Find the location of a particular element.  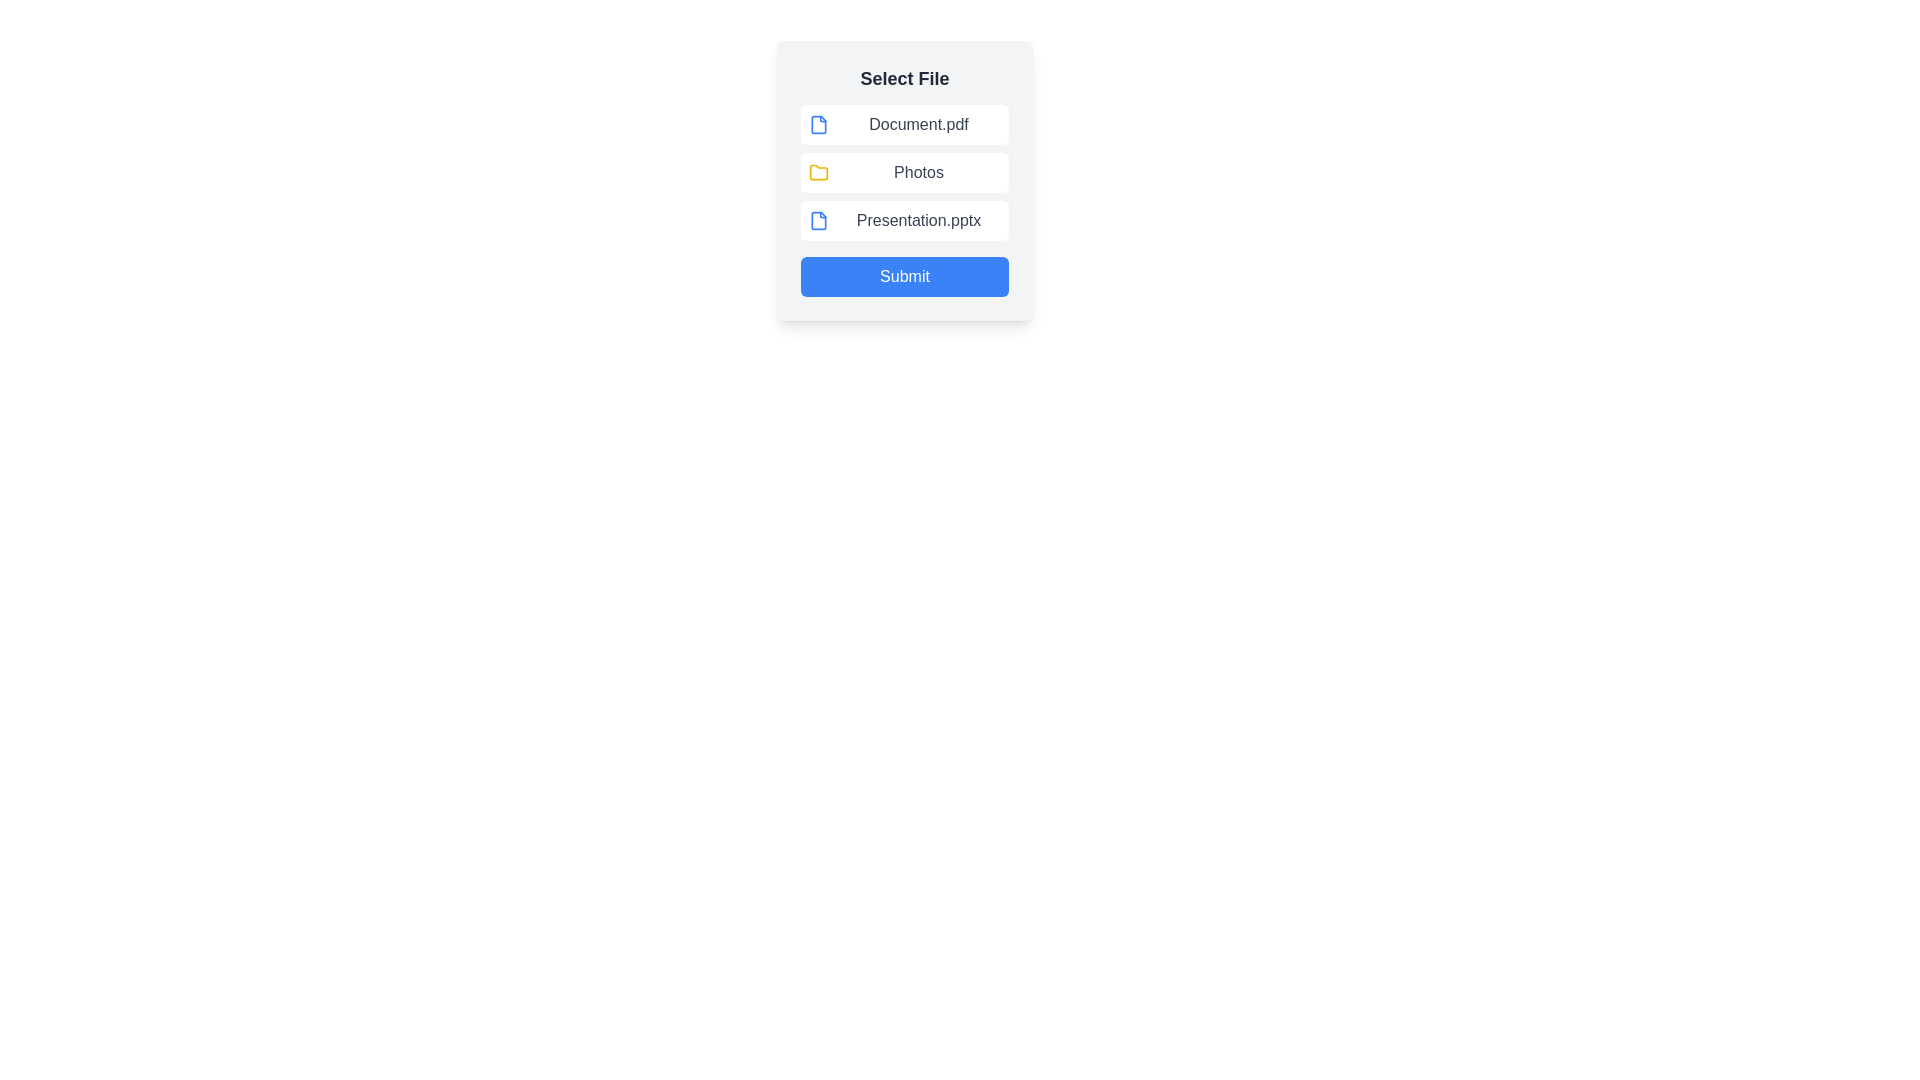

the 'Photos' button which is a rectangular button with a yellow folder icon and grey text, located between the 'Document.pdf' and 'Presentation.pptx' buttons is located at coordinates (904, 172).